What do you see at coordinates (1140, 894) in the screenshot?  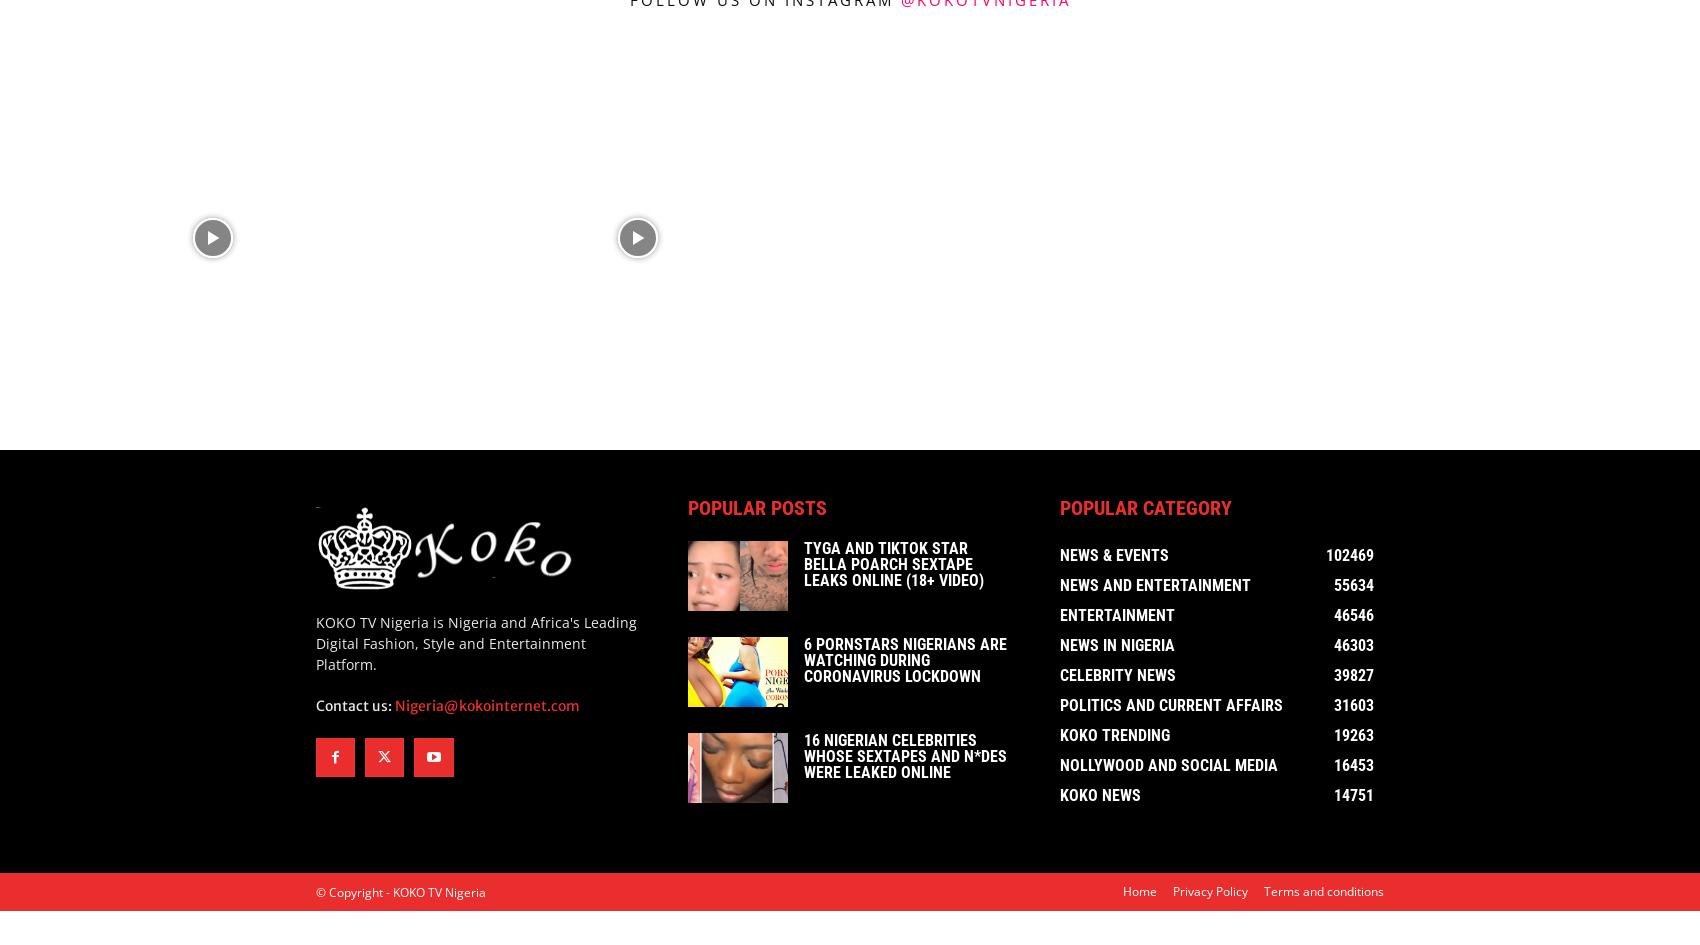 I see `'Home'` at bounding box center [1140, 894].